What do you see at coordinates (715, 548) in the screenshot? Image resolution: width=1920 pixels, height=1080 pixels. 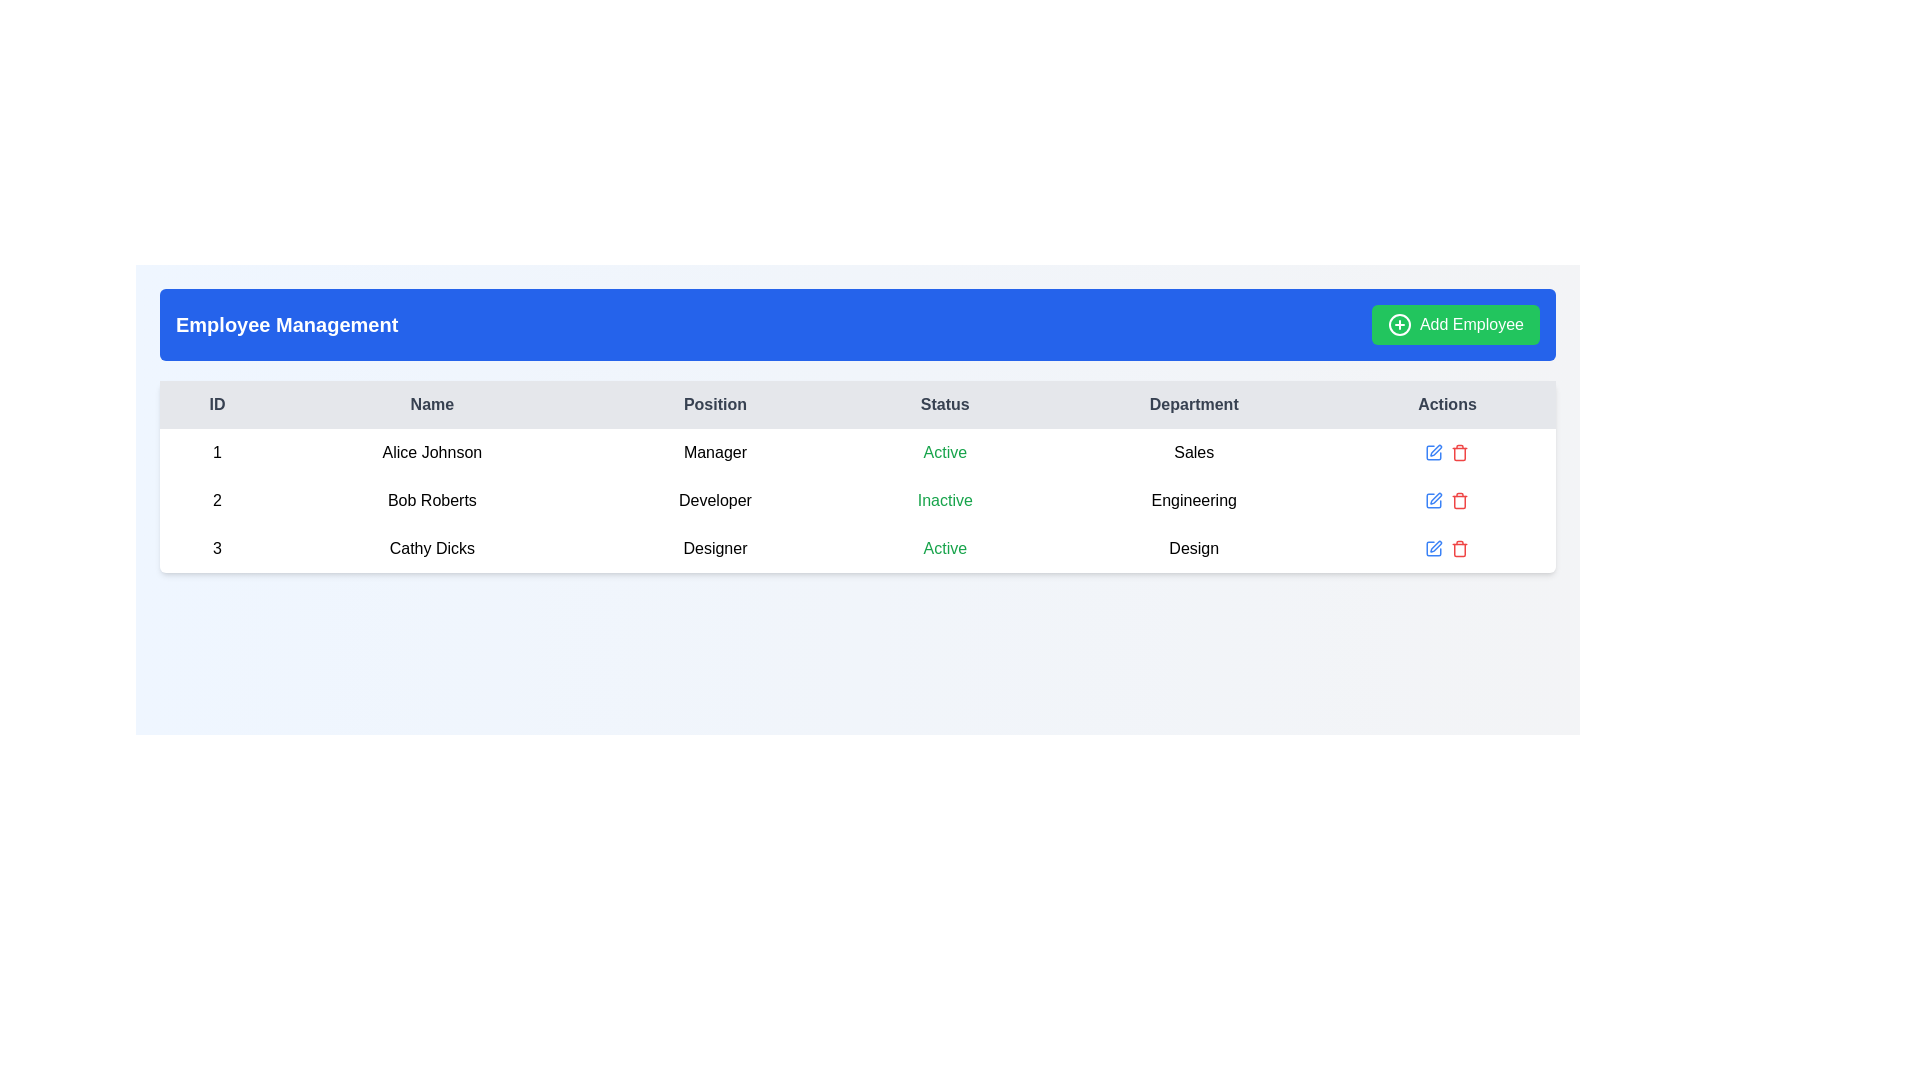 I see `the 'Designer' text label located in the 'Position' column of the employee table for Cathy Dicks` at bounding box center [715, 548].